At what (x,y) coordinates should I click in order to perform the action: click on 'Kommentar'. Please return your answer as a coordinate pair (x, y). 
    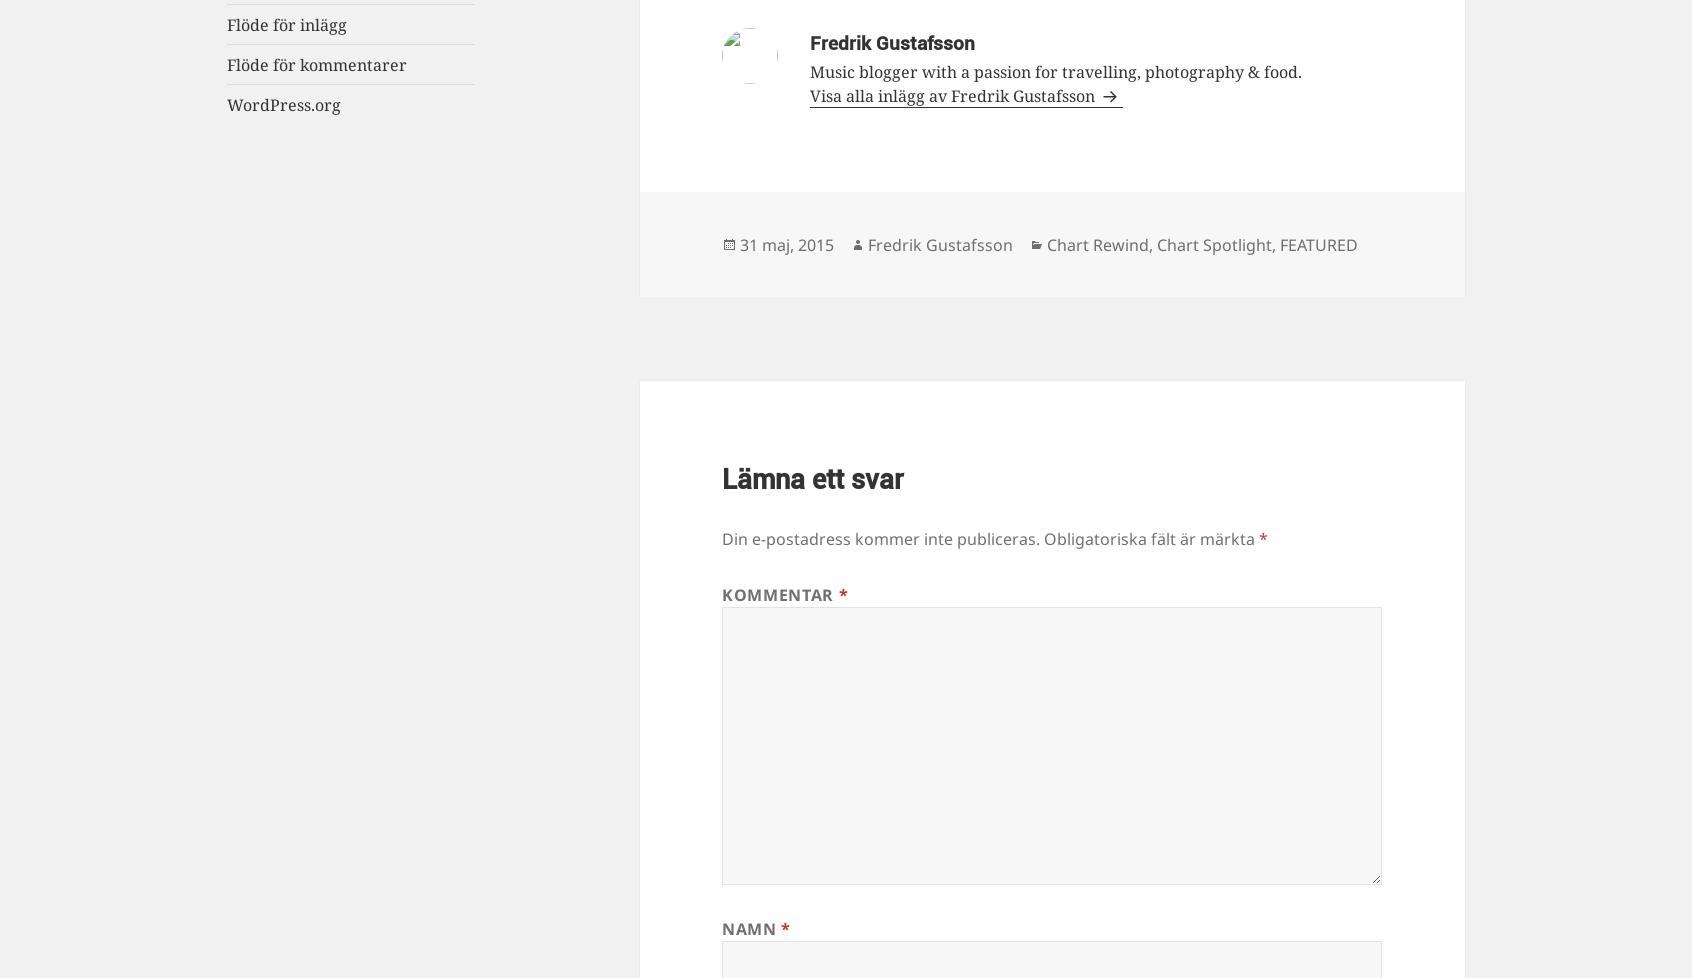
    Looking at the image, I should click on (780, 595).